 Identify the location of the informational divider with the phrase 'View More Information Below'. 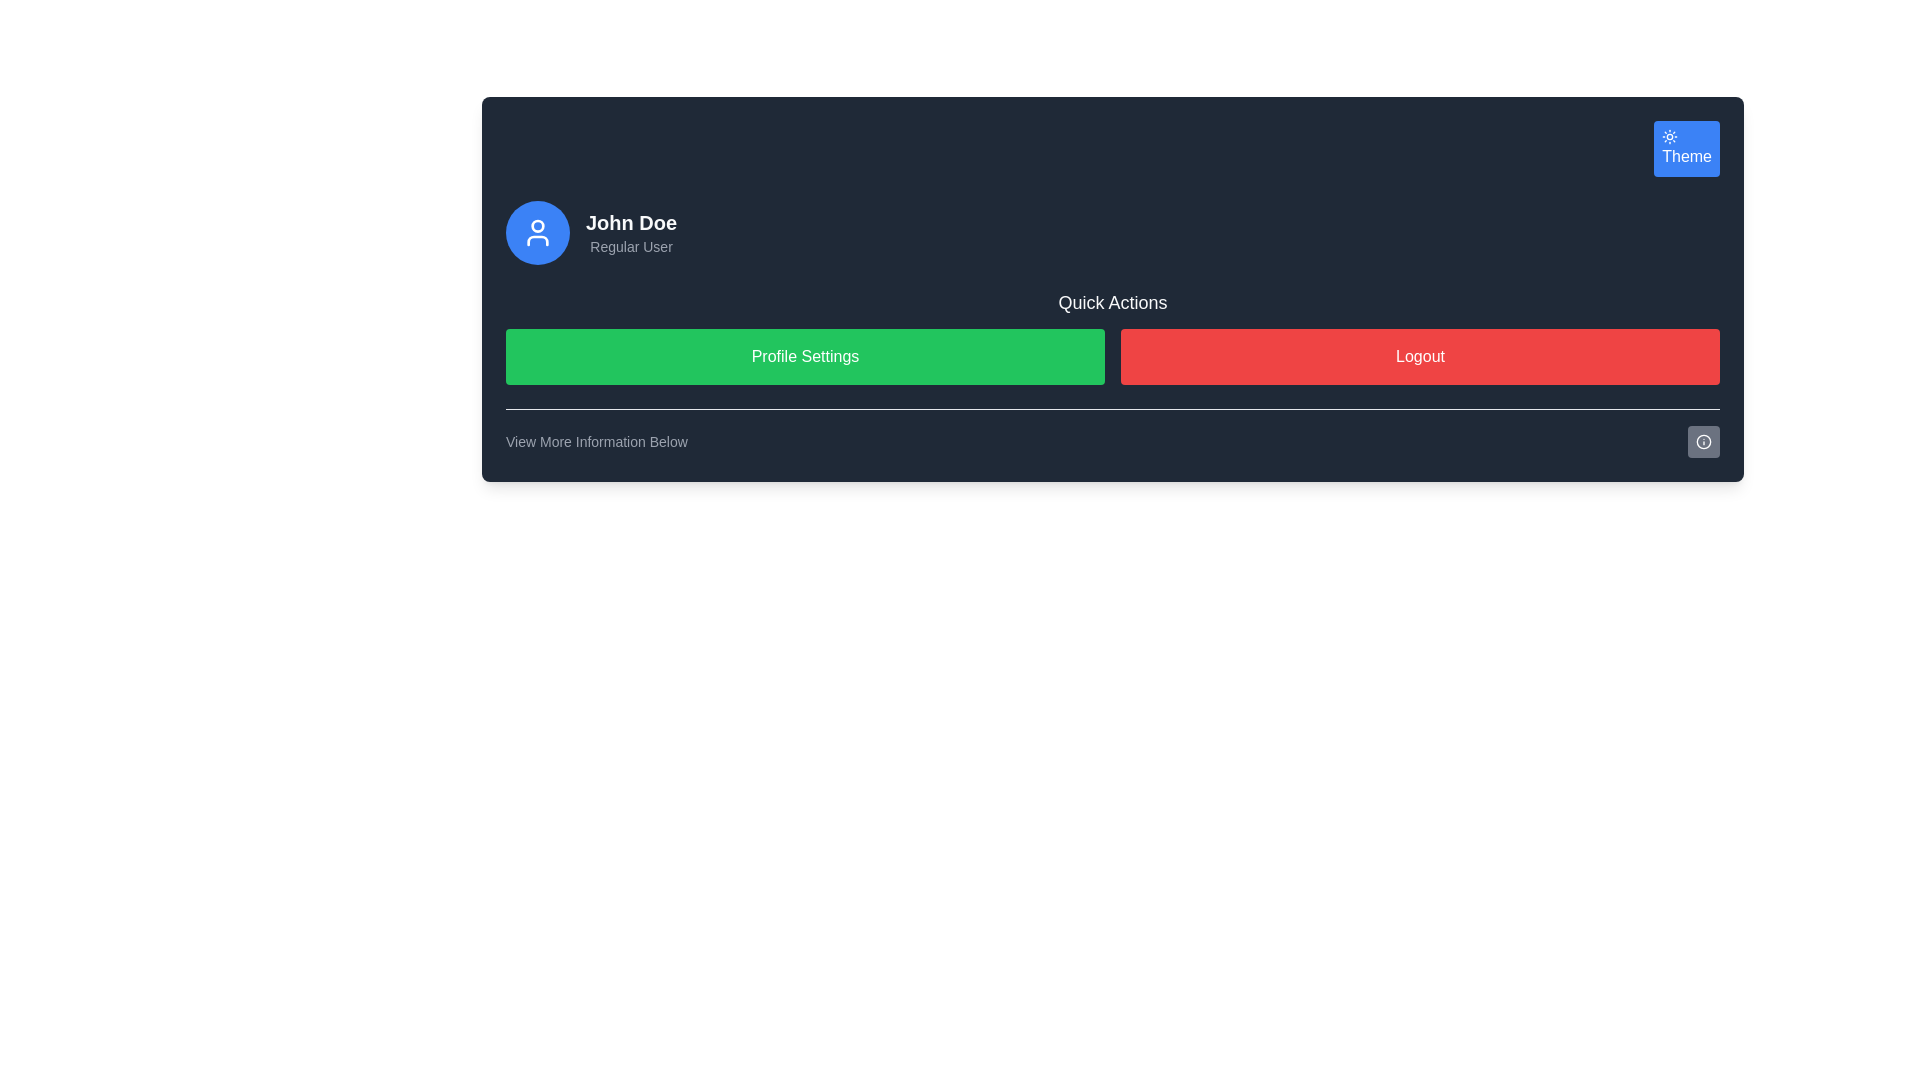
(1112, 431).